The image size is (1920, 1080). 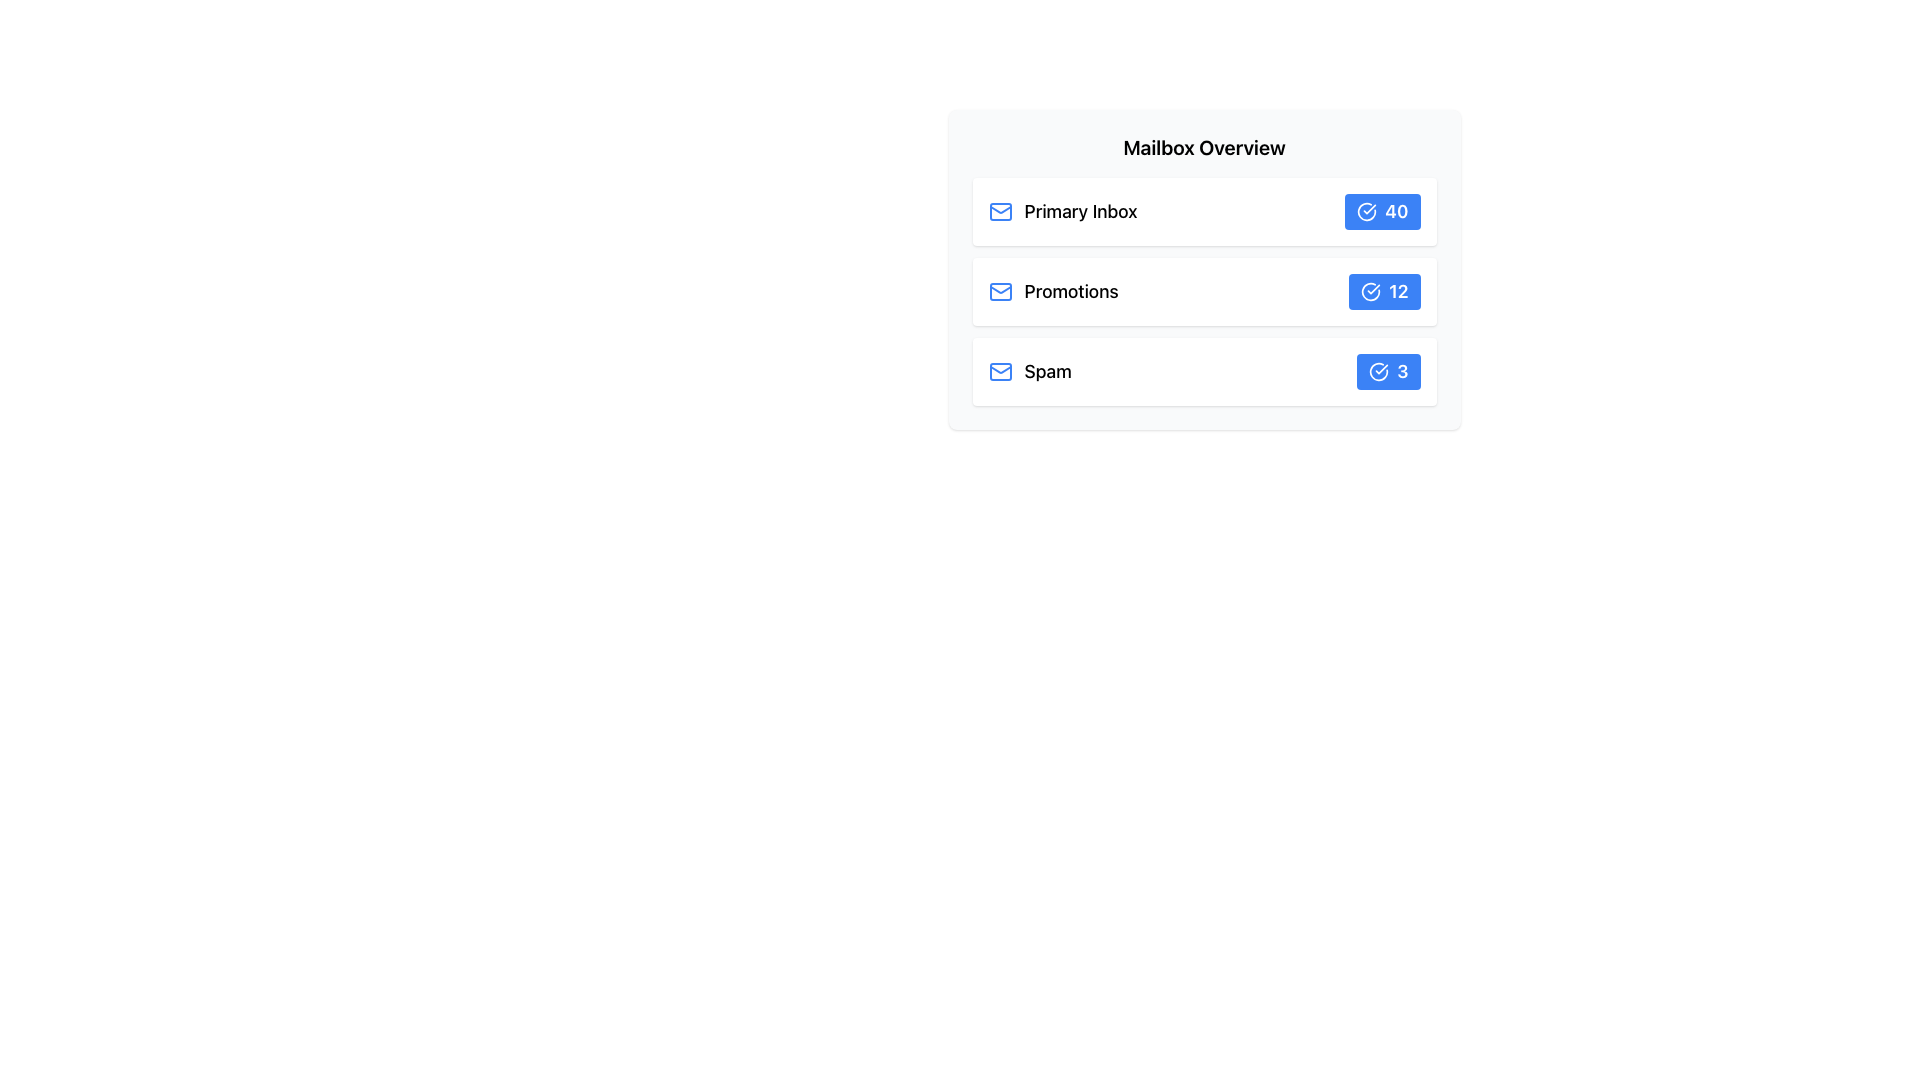 What do you see at coordinates (1079, 212) in the screenshot?
I see `label for the primary inbox category located under the 'Mailbox Overview' heading, which follows a blue envelope icon in the email management interface` at bounding box center [1079, 212].